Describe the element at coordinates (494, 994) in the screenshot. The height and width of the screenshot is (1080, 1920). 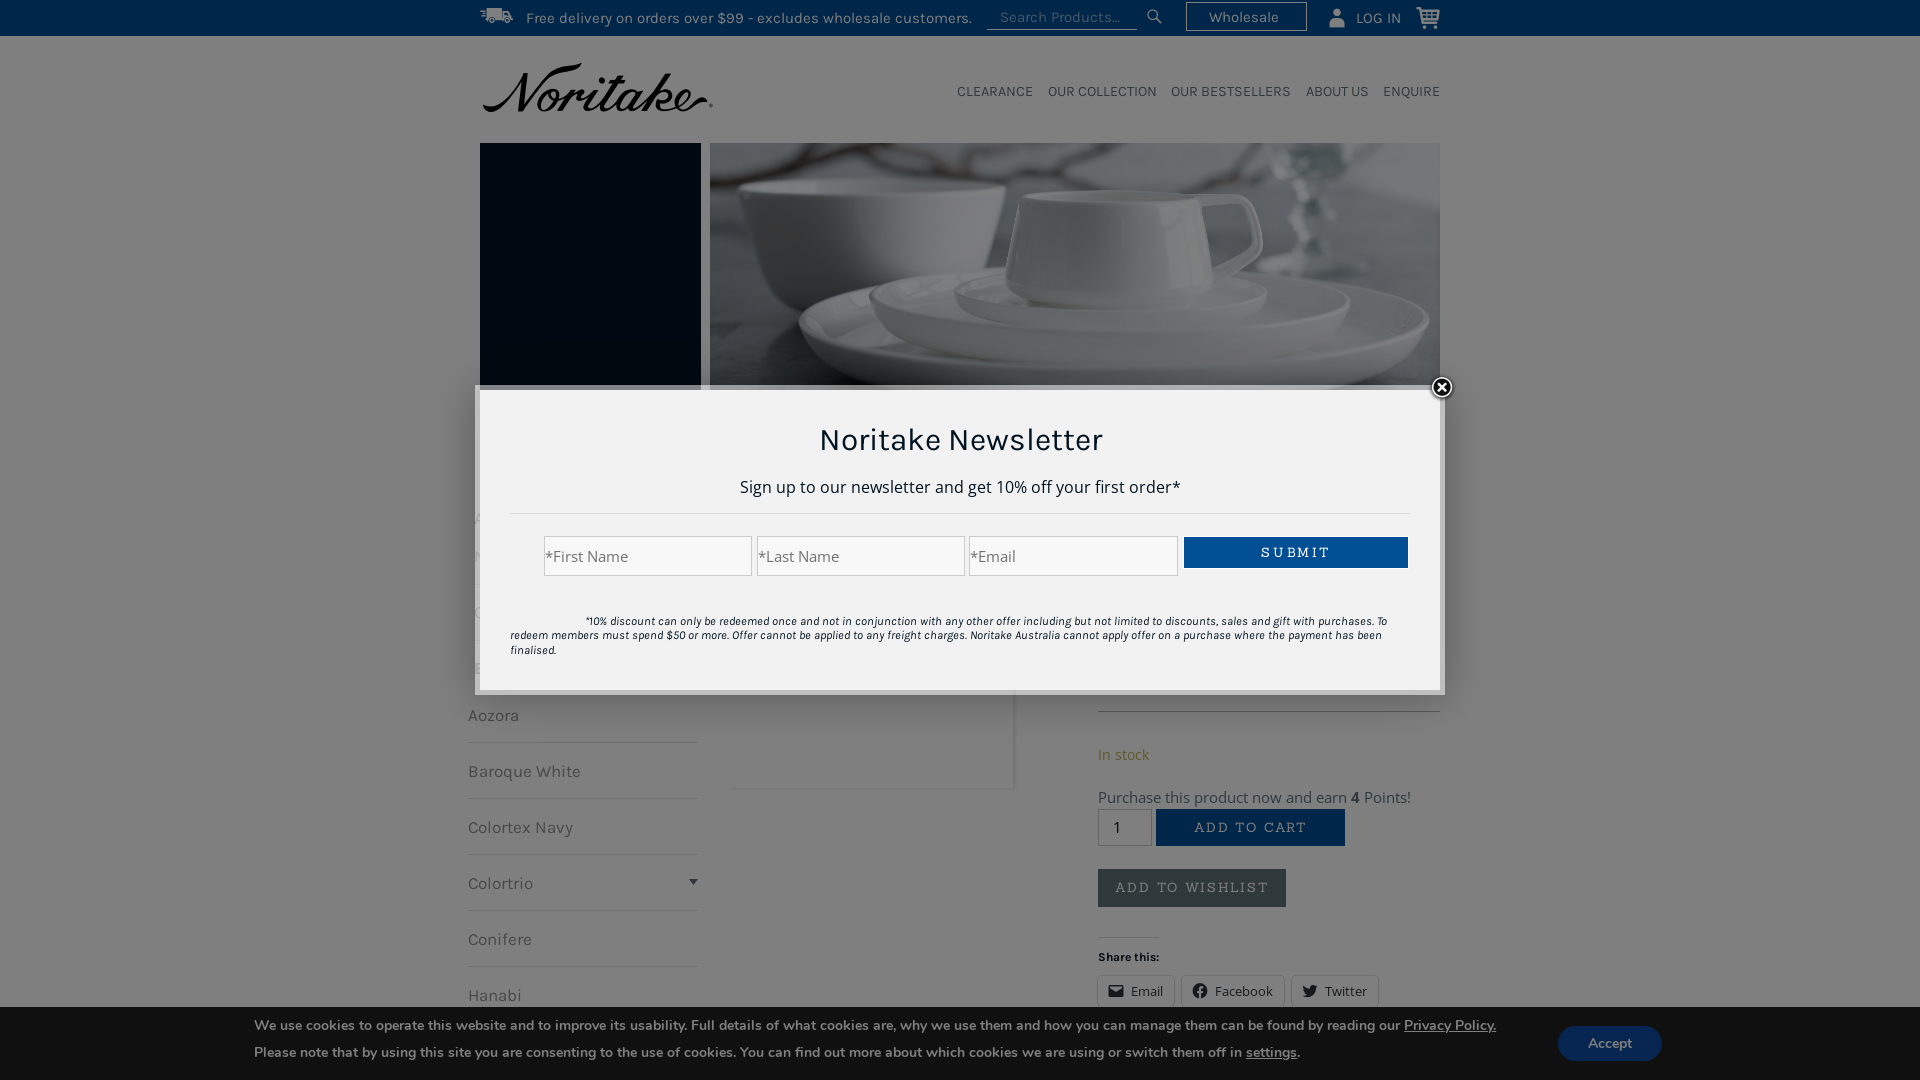
I see `'Hanabi'` at that location.